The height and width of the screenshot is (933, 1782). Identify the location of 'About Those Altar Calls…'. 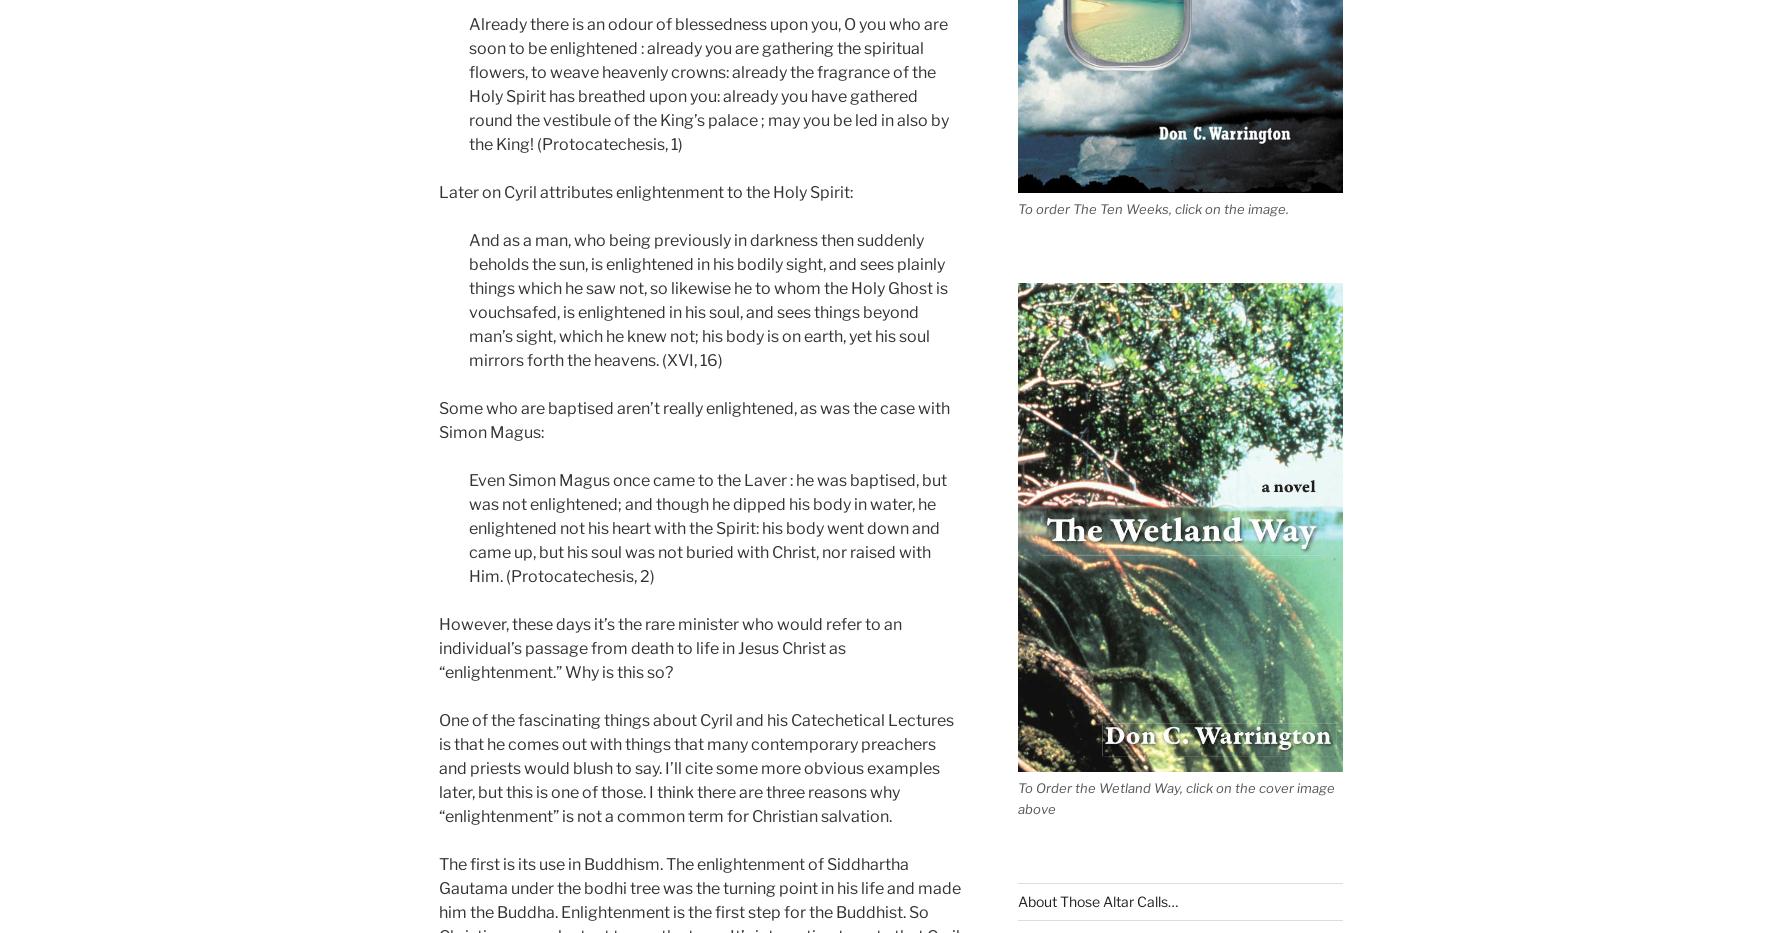
(1096, 900).